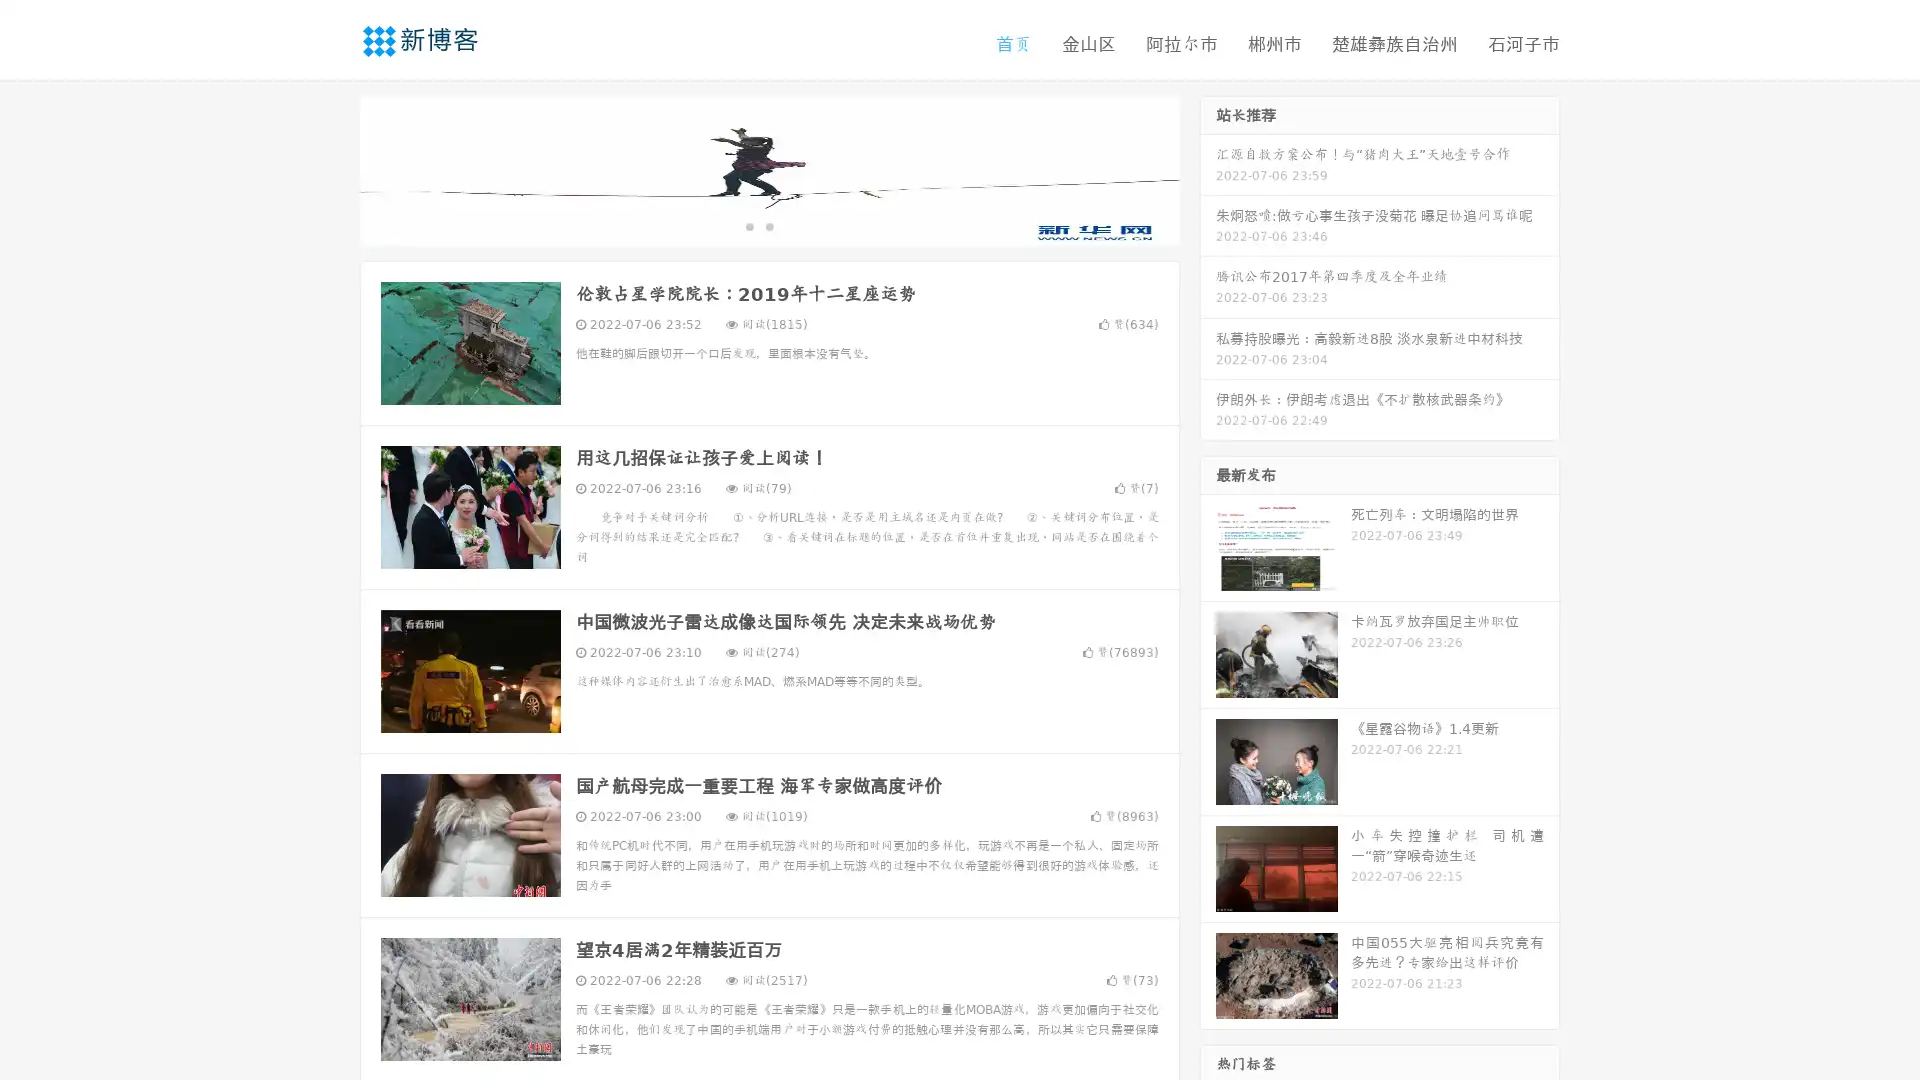 The width and height of the screenshot is (1920, 1080). Describe the element at coordinates (1208, 168) in the screenshot. I see `Next slide` at that location.